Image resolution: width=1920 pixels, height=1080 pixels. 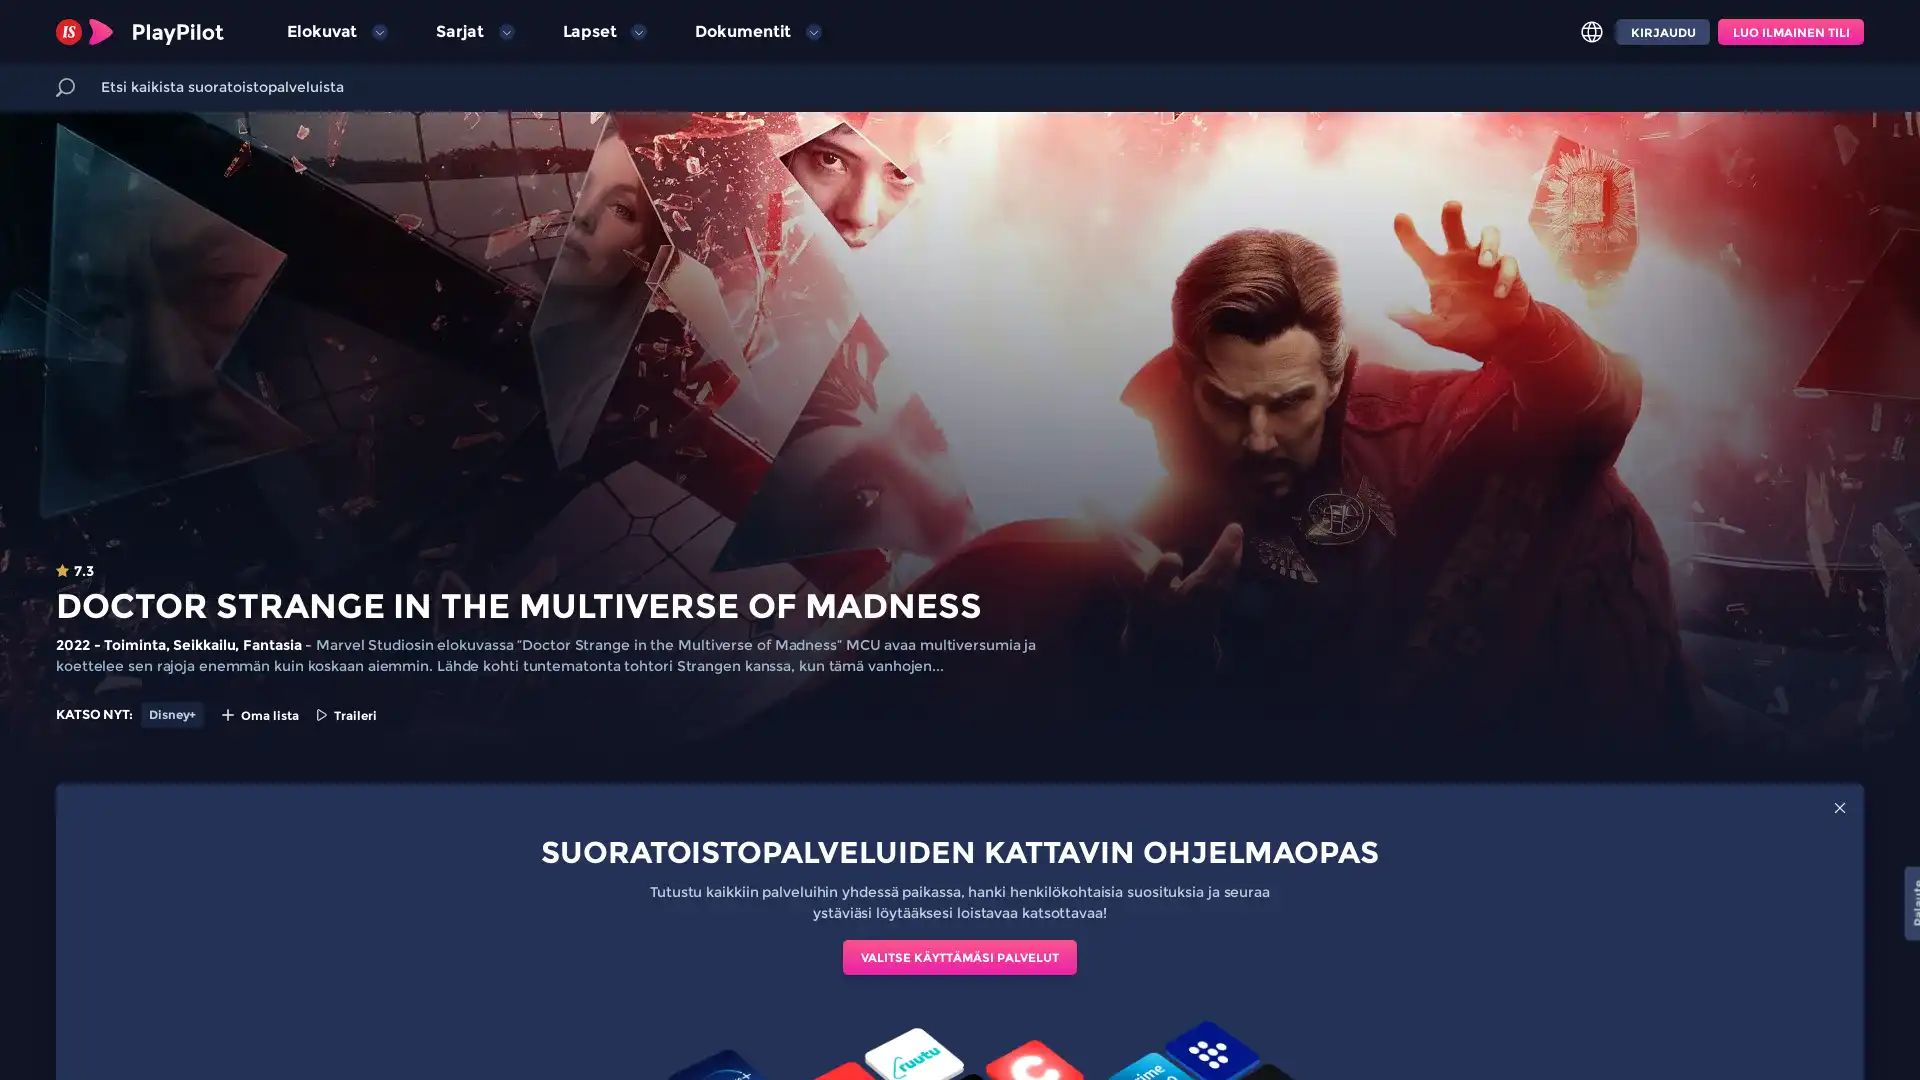 What do you see at coordinates (505, 31) in the screenshot?
I see `Expand menu` at bounding box center [505, 31].